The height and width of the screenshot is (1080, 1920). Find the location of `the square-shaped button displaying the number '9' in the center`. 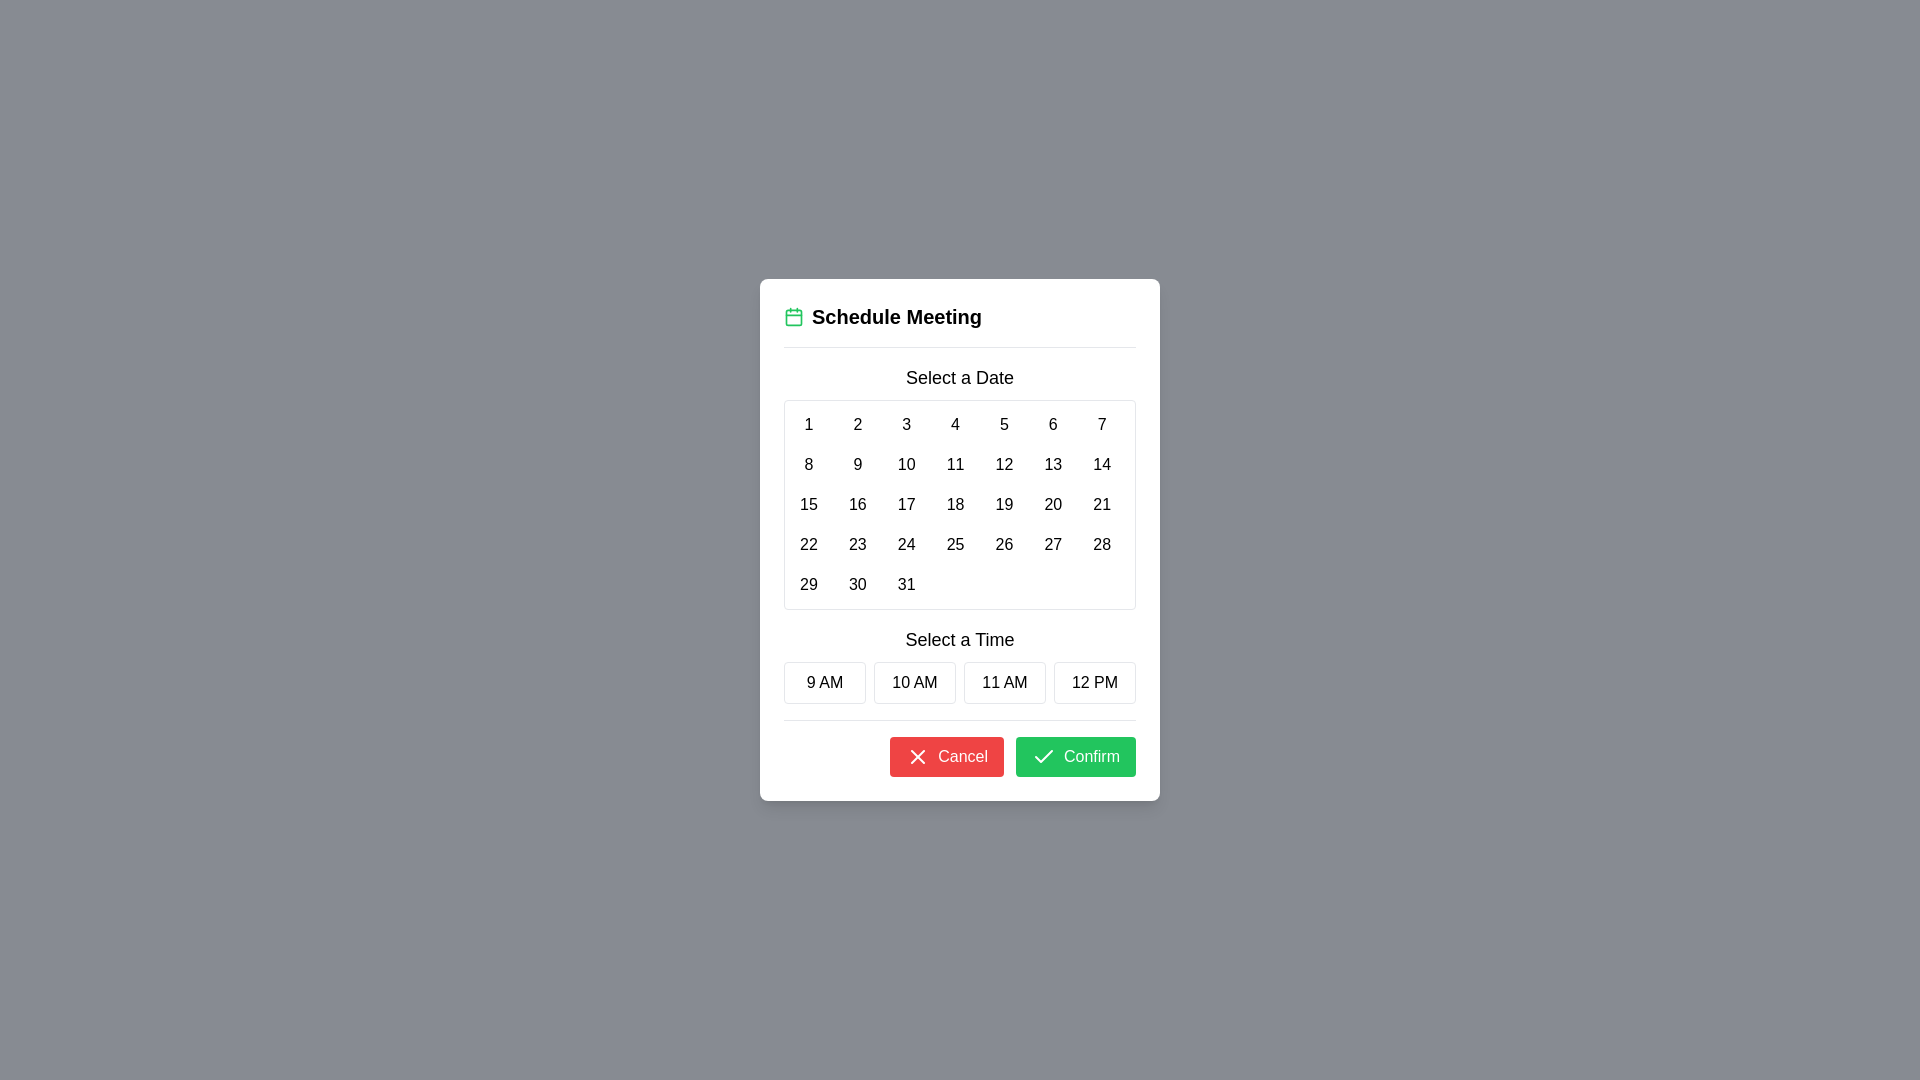

the square-shaped button displaying the number '9' in the center is located at coordinates (857, 465).